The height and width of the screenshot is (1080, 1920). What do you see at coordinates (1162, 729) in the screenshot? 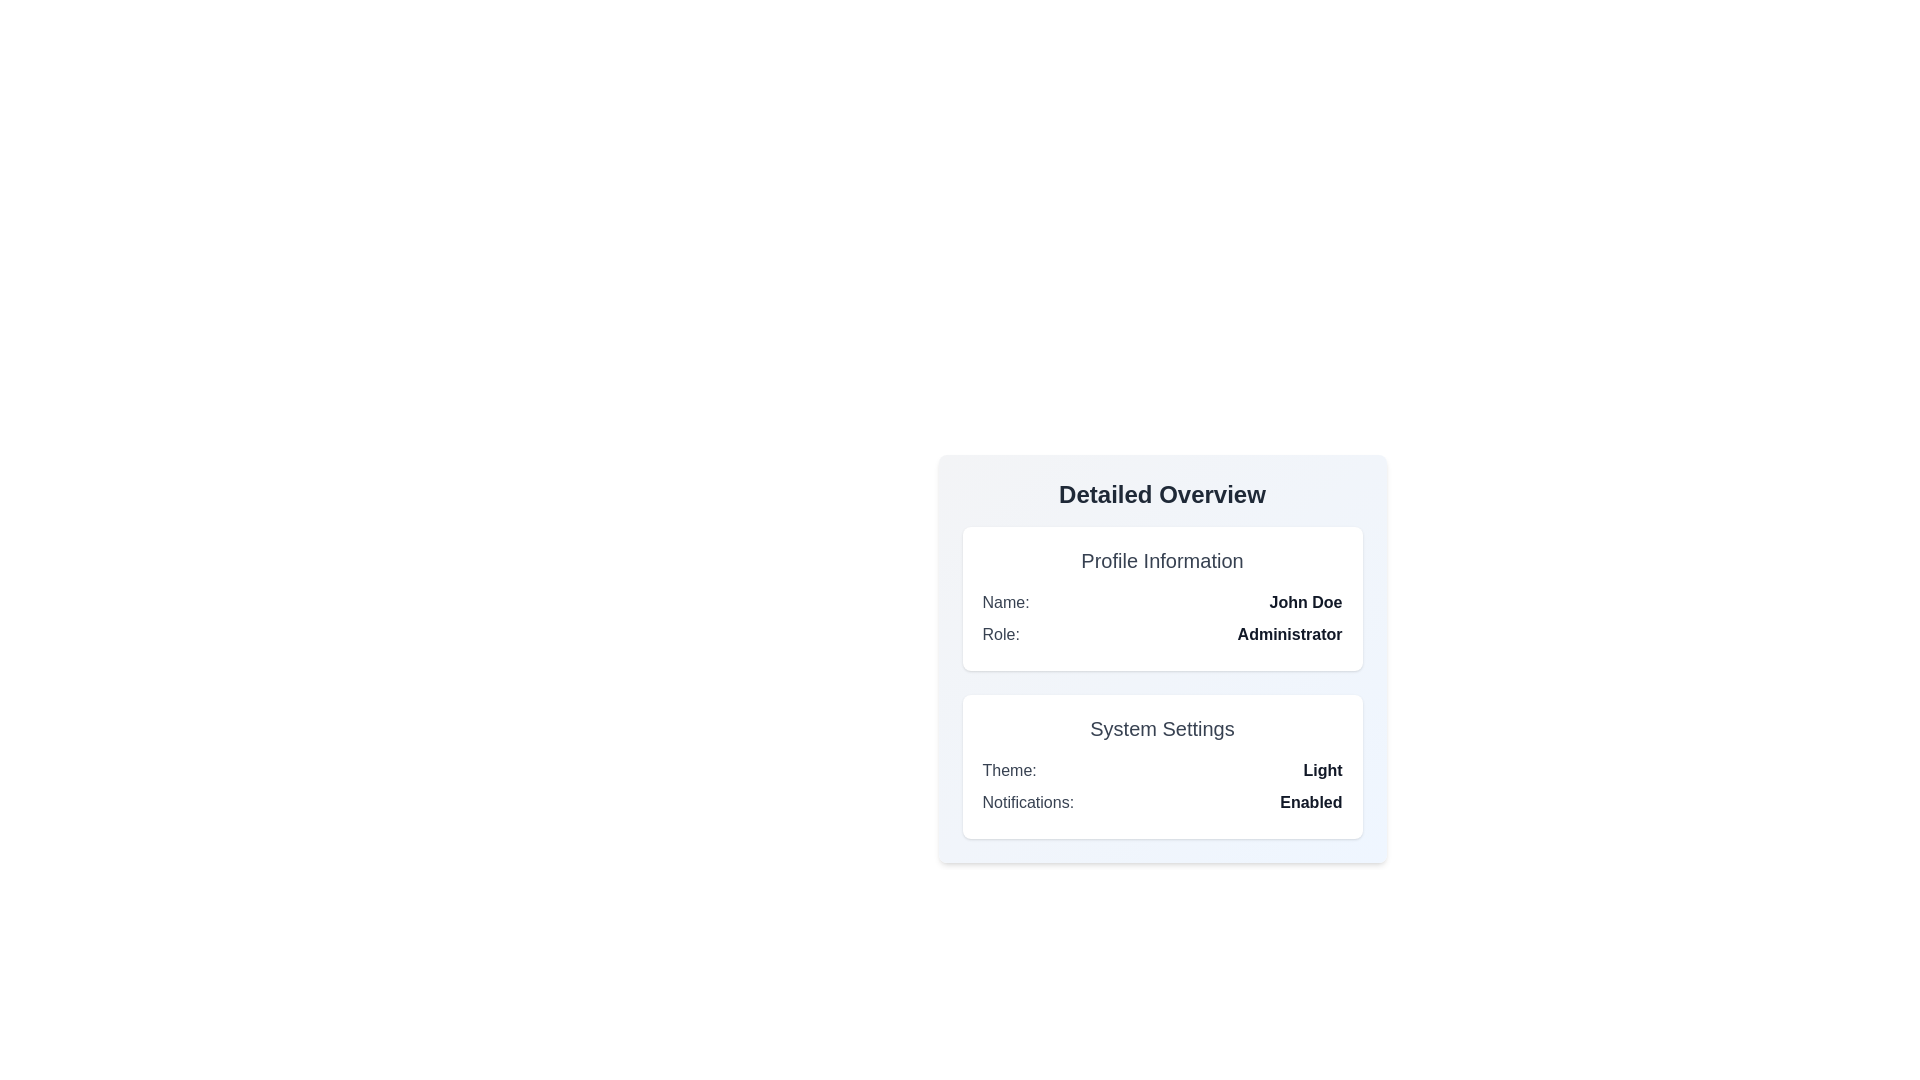
I see `the 'System Settings' heading, which is a prominently displayed title in a large gray font within a white, shadowed card element, located in the second rectangular section of the interface` at bounding box center [1162, 729].